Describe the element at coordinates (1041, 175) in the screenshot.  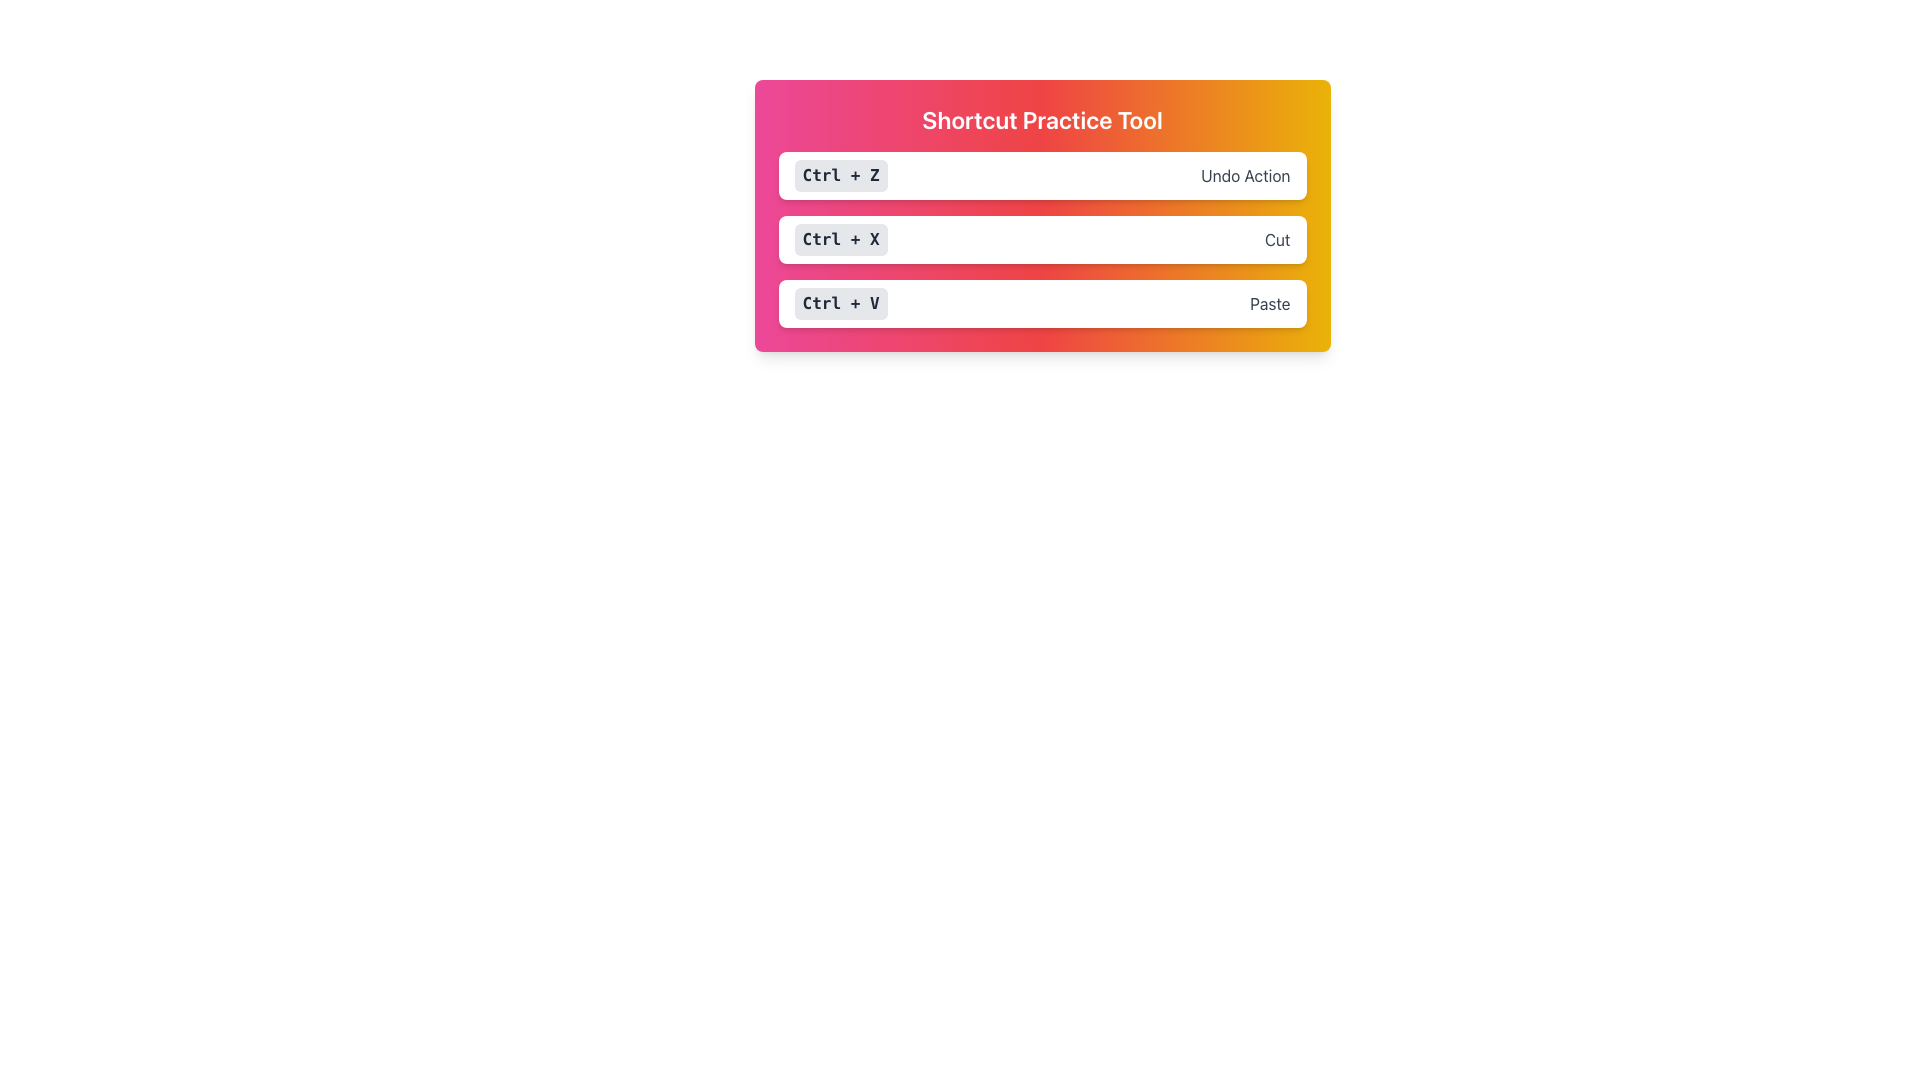
I see `the static display panel that shows the shortcut key combination 'Ctrl + Z' for undoing an action, which is the first element in a vertical stack of three similar elements` at that location.